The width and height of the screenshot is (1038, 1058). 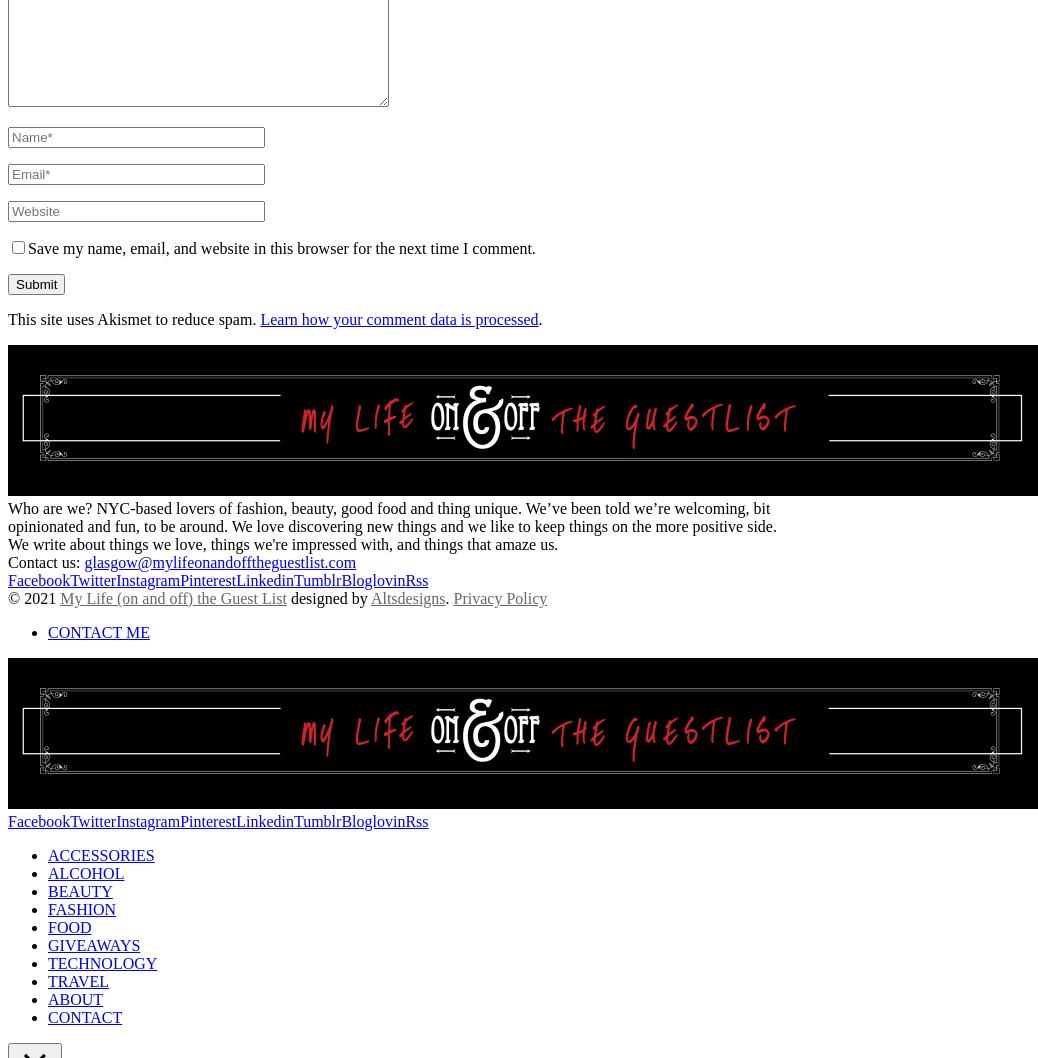 What do you see at coordinates (46, 908) in the screenshot?
I see `'FASHION'` at bounding box center [46, 908].